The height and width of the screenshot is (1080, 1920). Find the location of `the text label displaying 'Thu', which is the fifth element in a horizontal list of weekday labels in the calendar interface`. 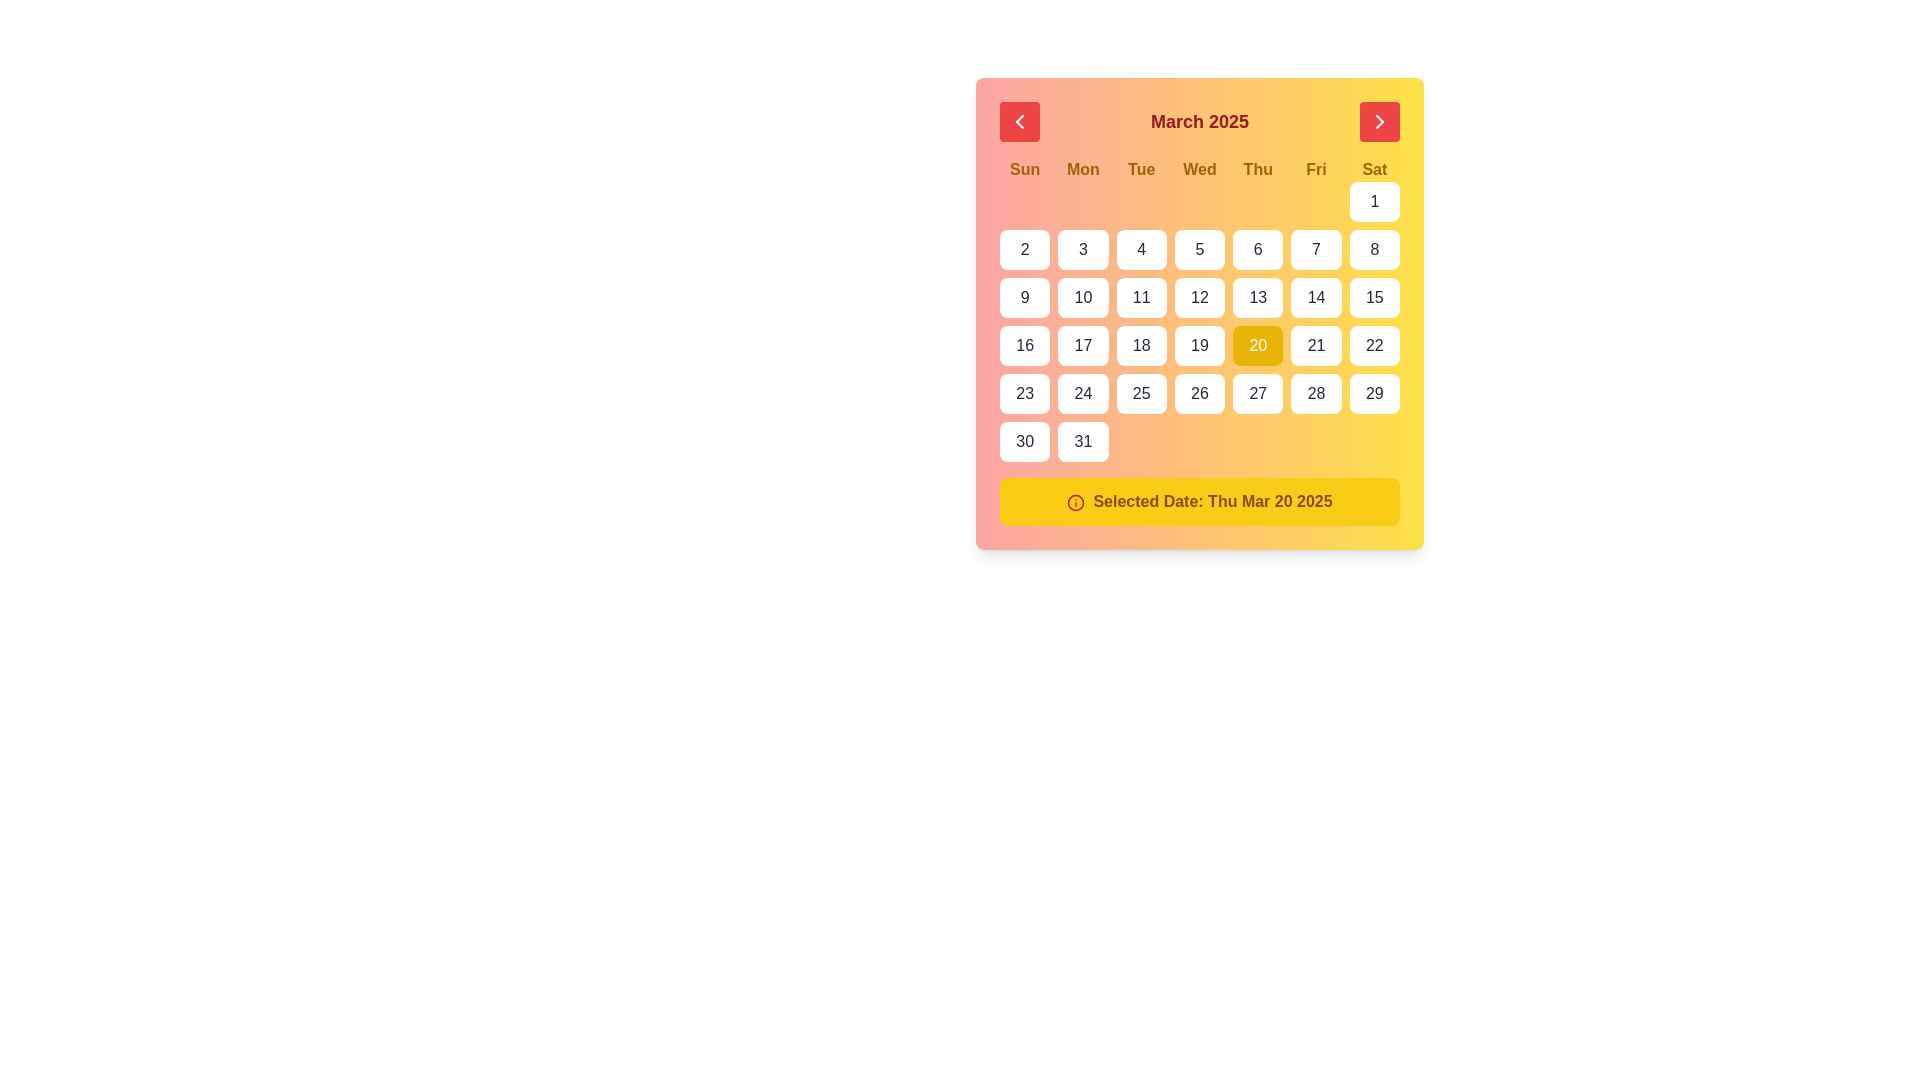

the text label displaying 'Thu', which is the fifth element in a horizontal list of weekday labels in the calendar interface is located at coordinates (1257, 168).